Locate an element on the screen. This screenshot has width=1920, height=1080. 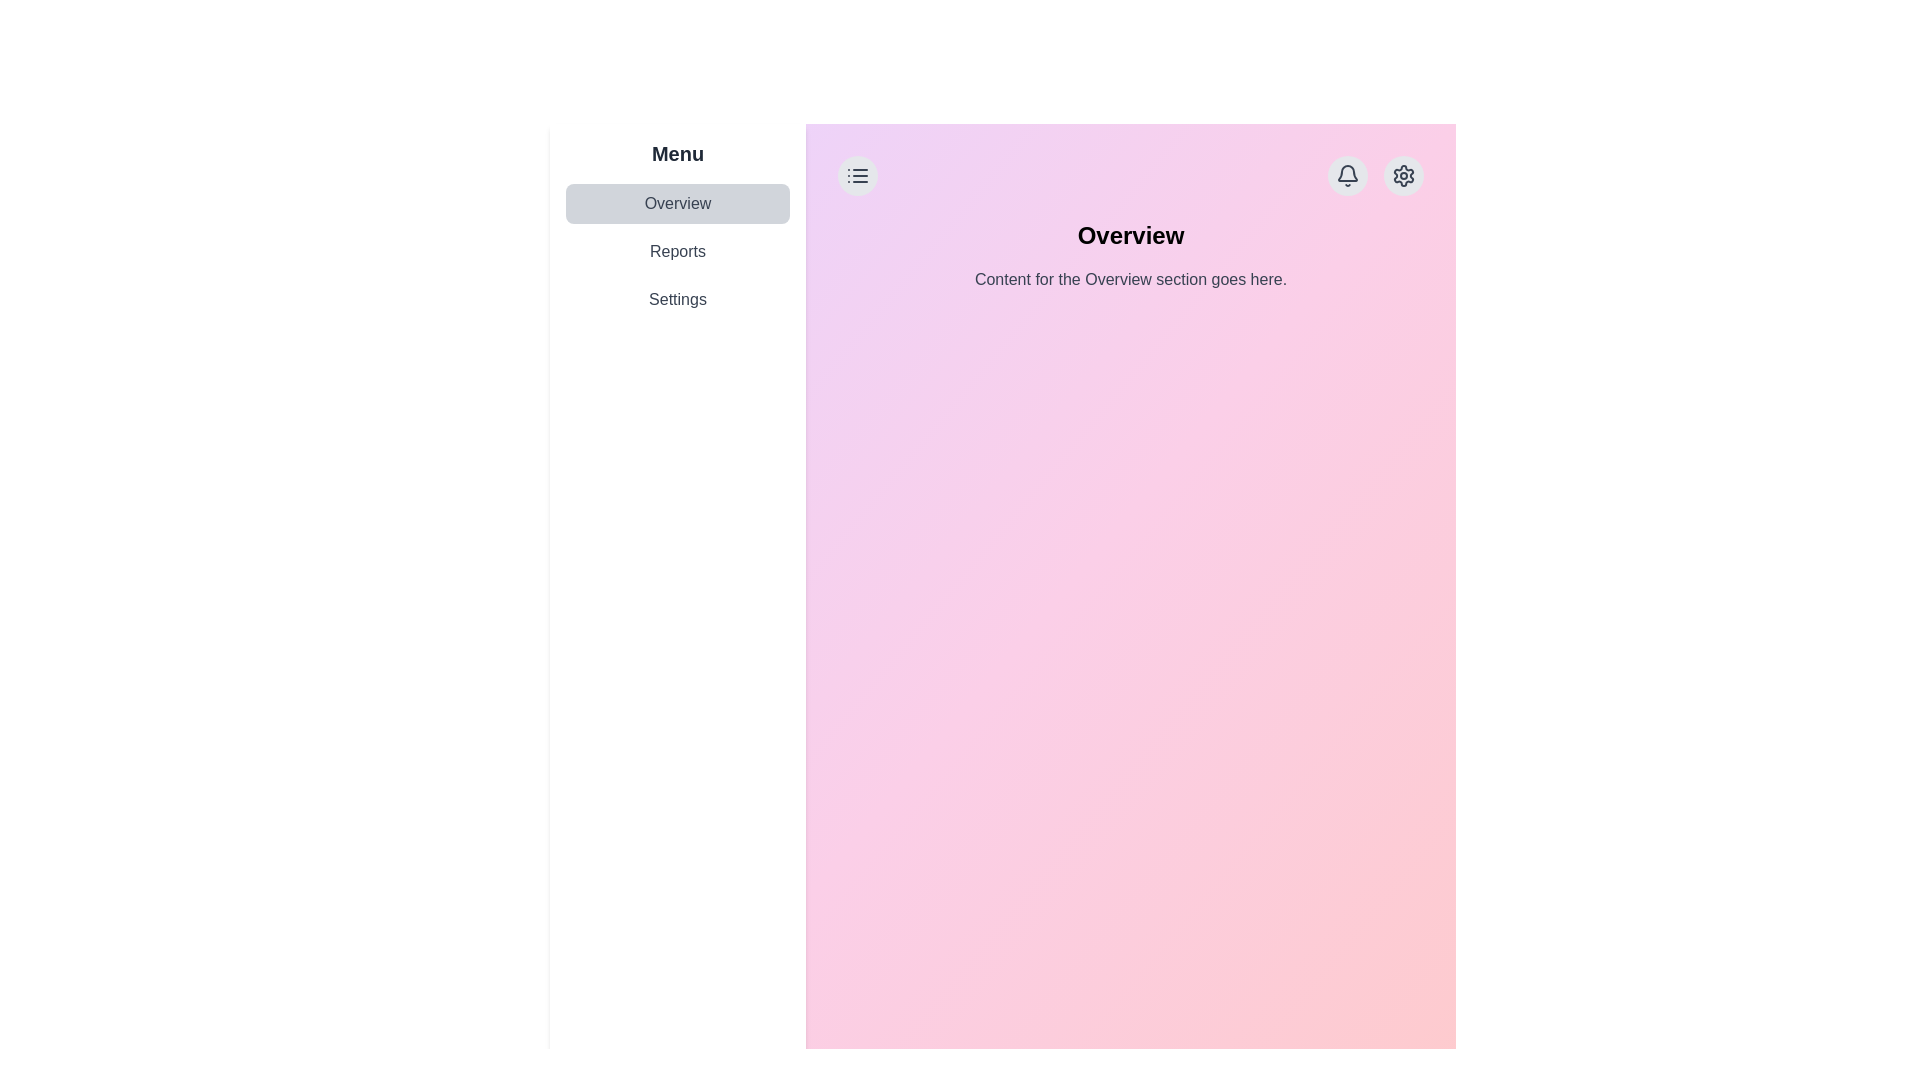
the SVG icon button located near the top-left corner of the main content area is located at coordinates (858, 175).